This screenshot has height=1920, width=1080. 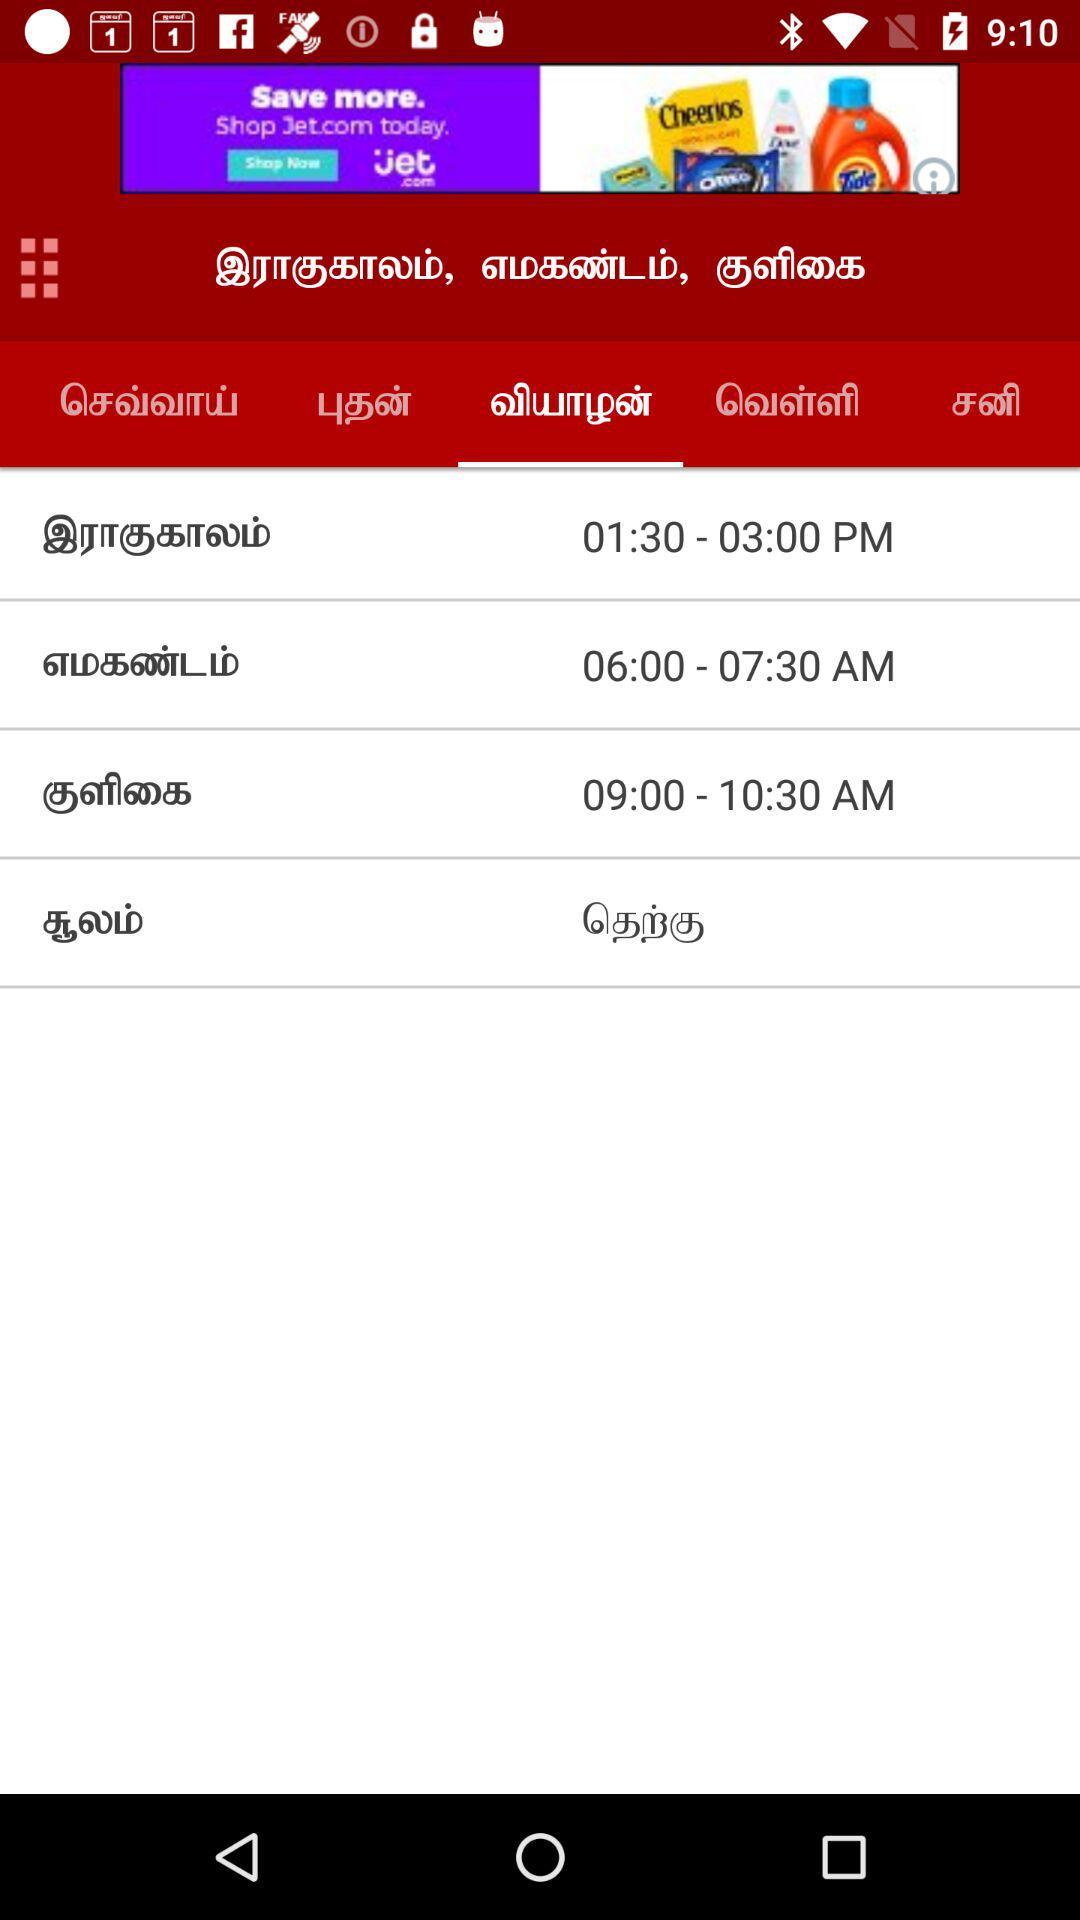 What do you see at coordinates (39, 266) in the screenshot?
I see `click app options` at bounding box center [39, 266].